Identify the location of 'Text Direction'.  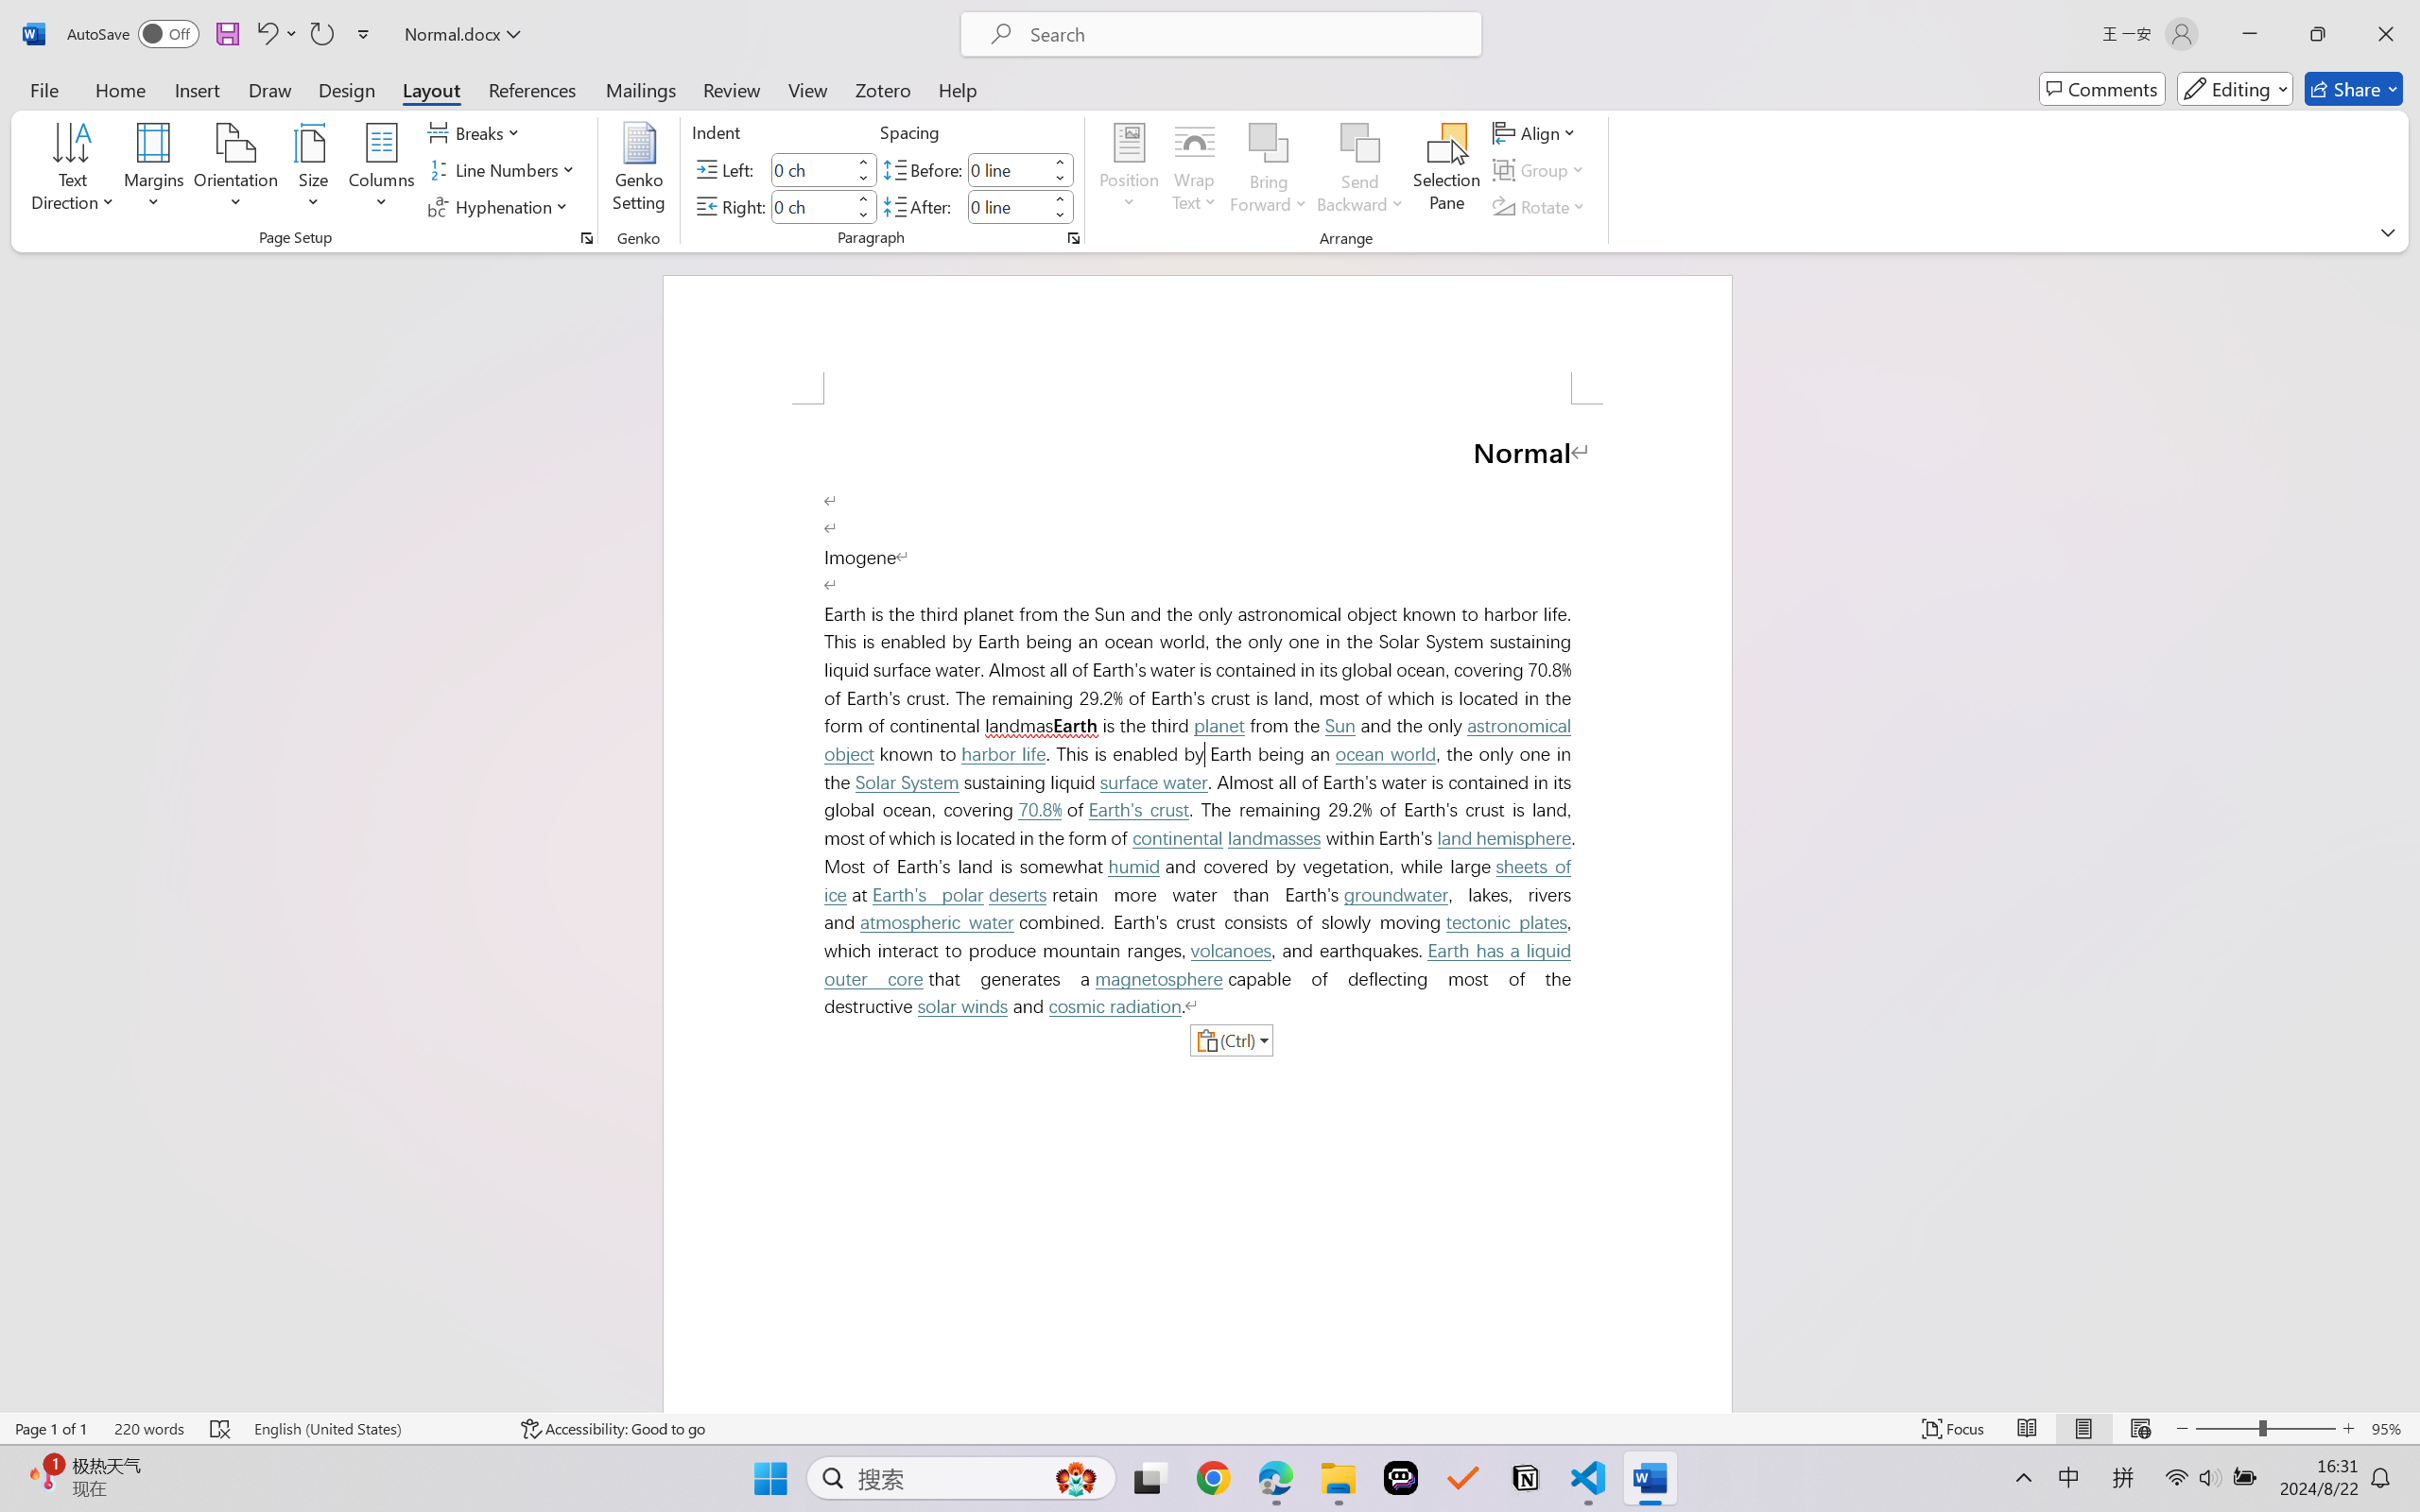
(73, 170).